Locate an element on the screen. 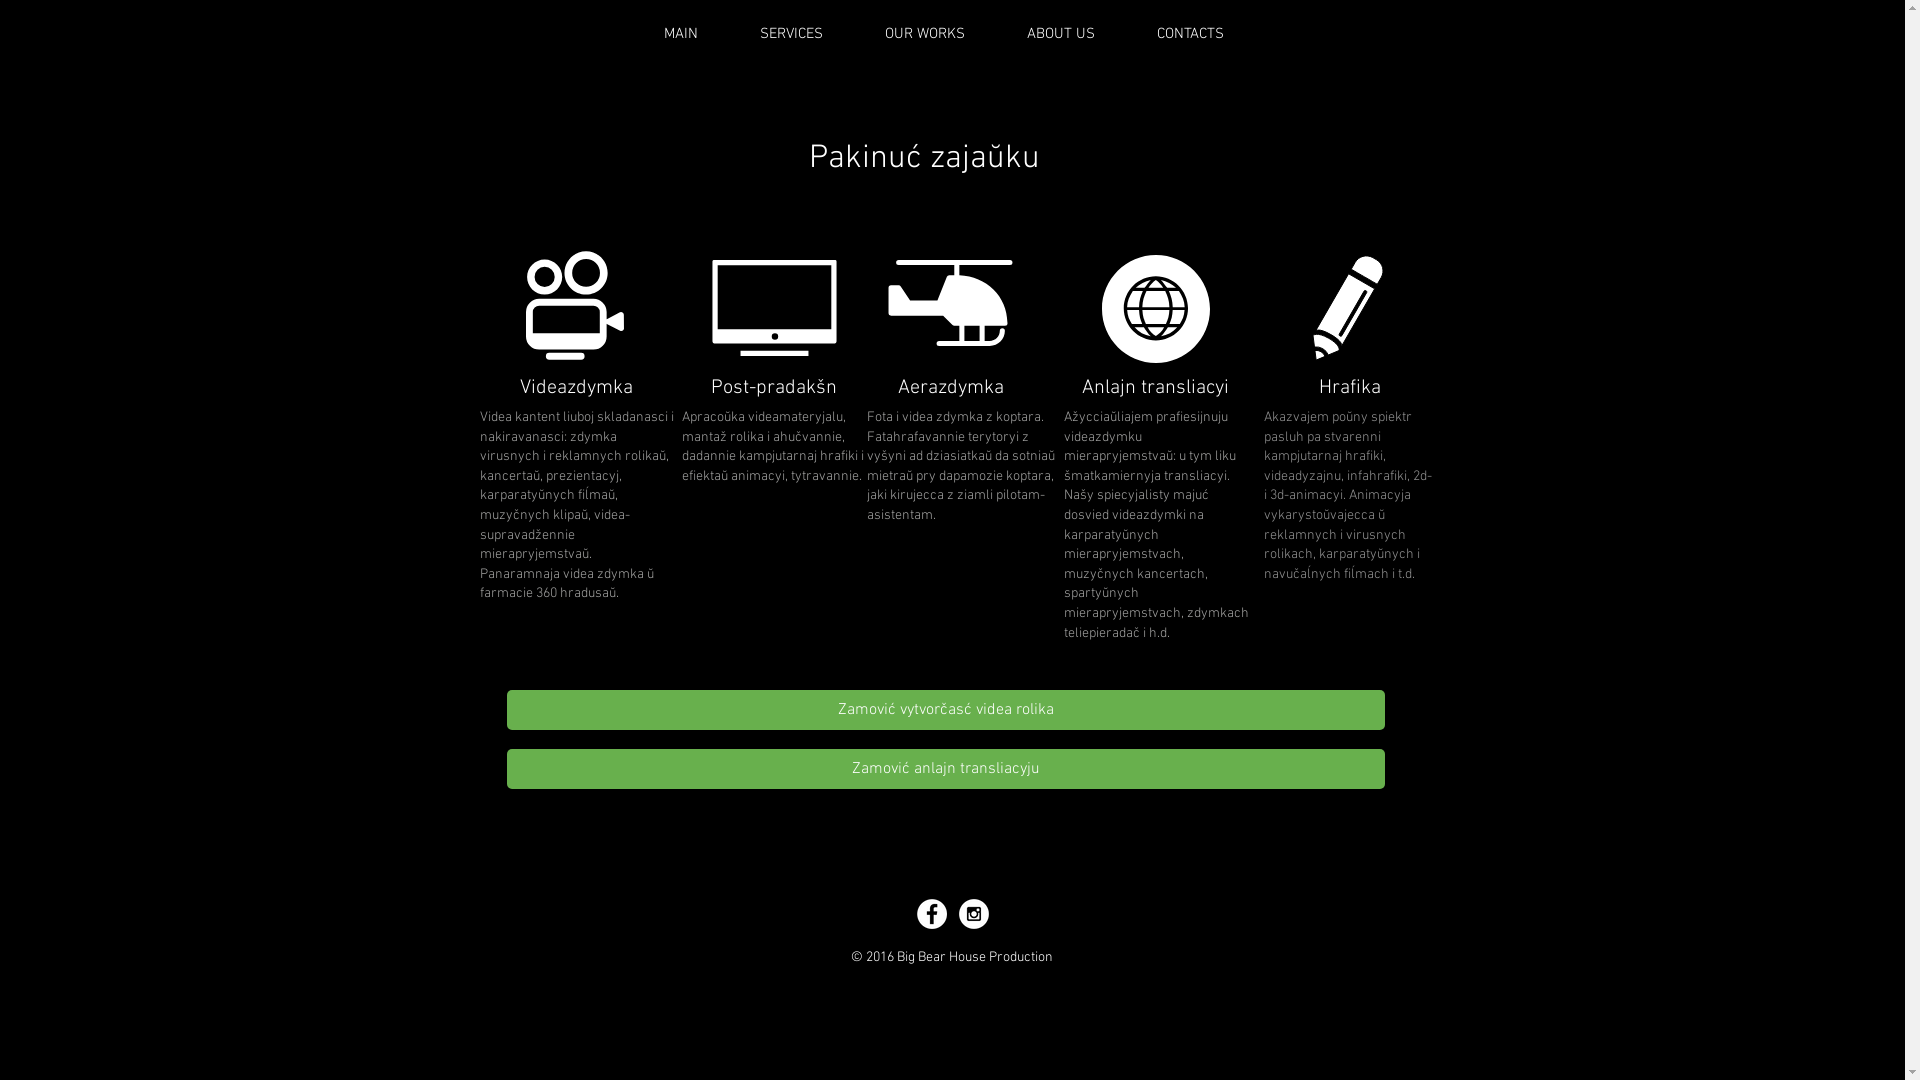  'SERVICES' is located at coordinates (727, 34).